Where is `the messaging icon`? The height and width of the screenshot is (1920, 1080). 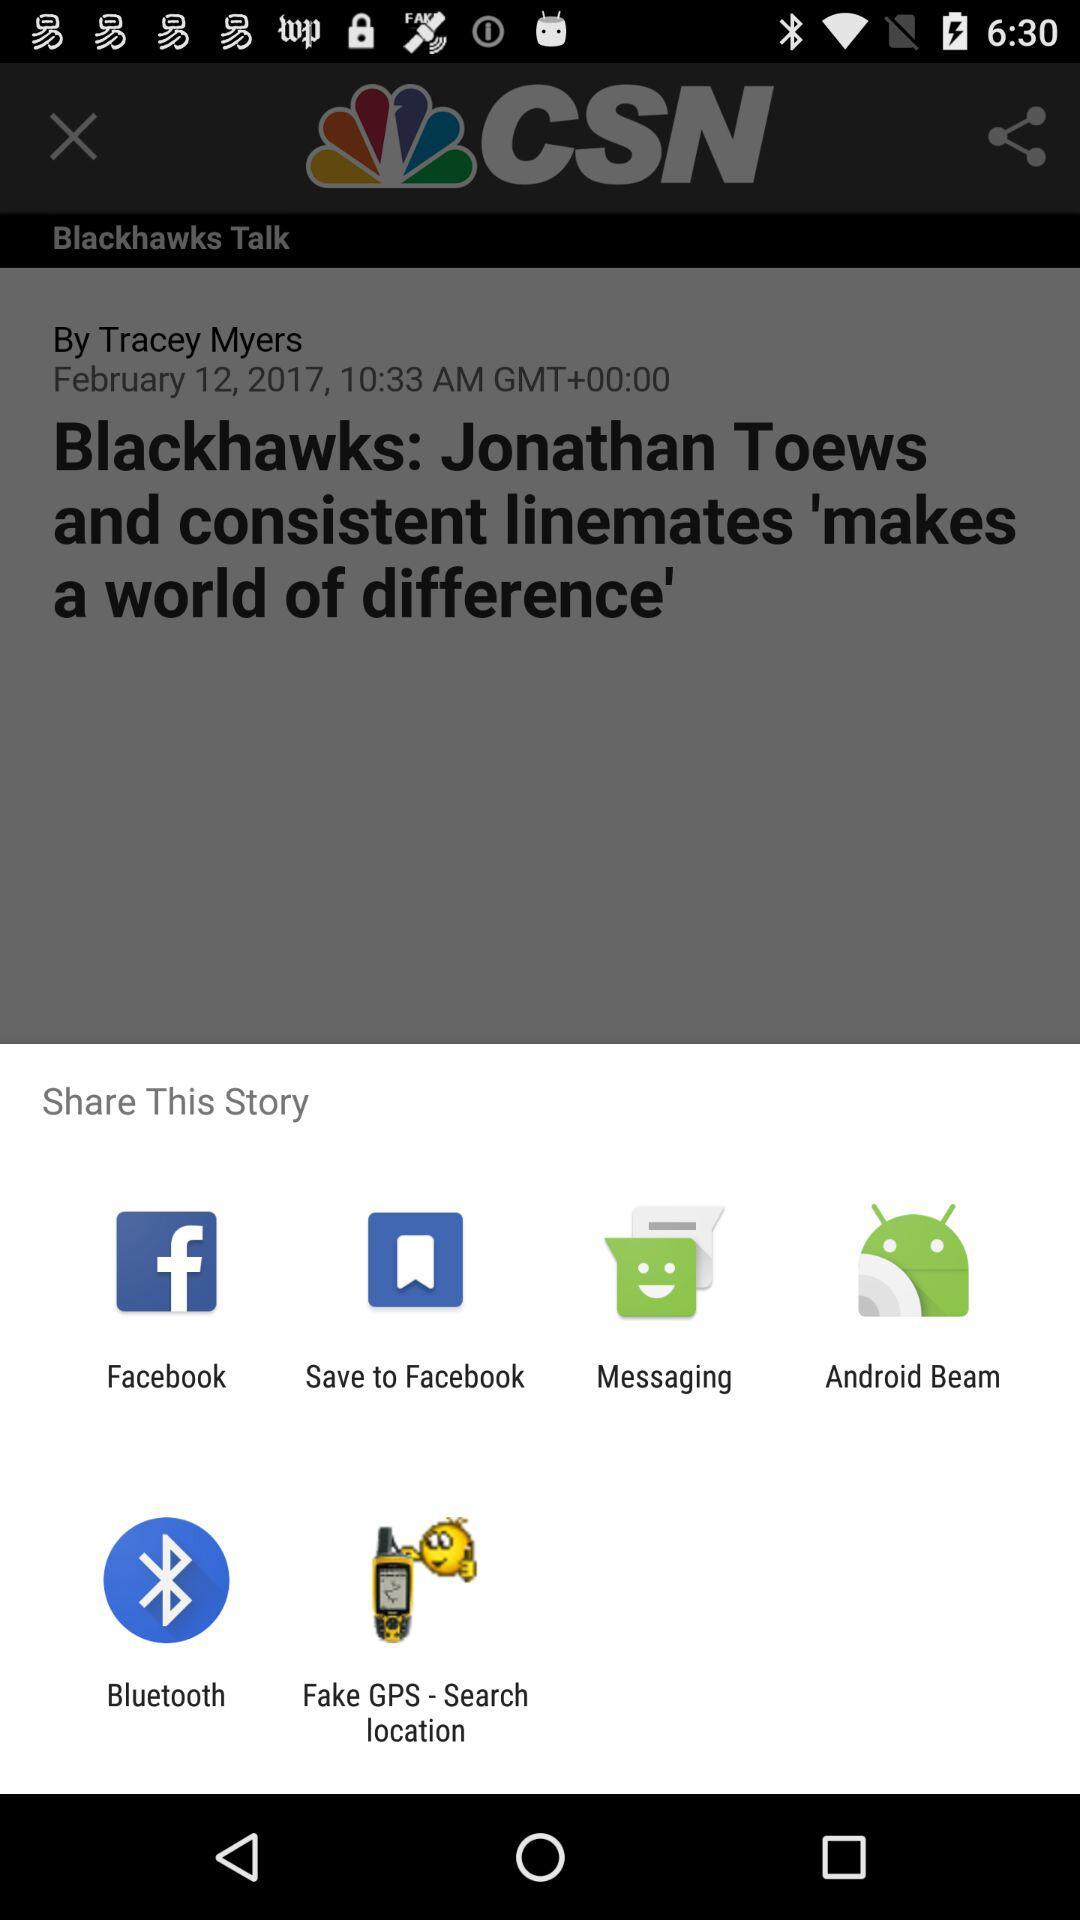 the messaging icon is located at coordinates (664, 1392).